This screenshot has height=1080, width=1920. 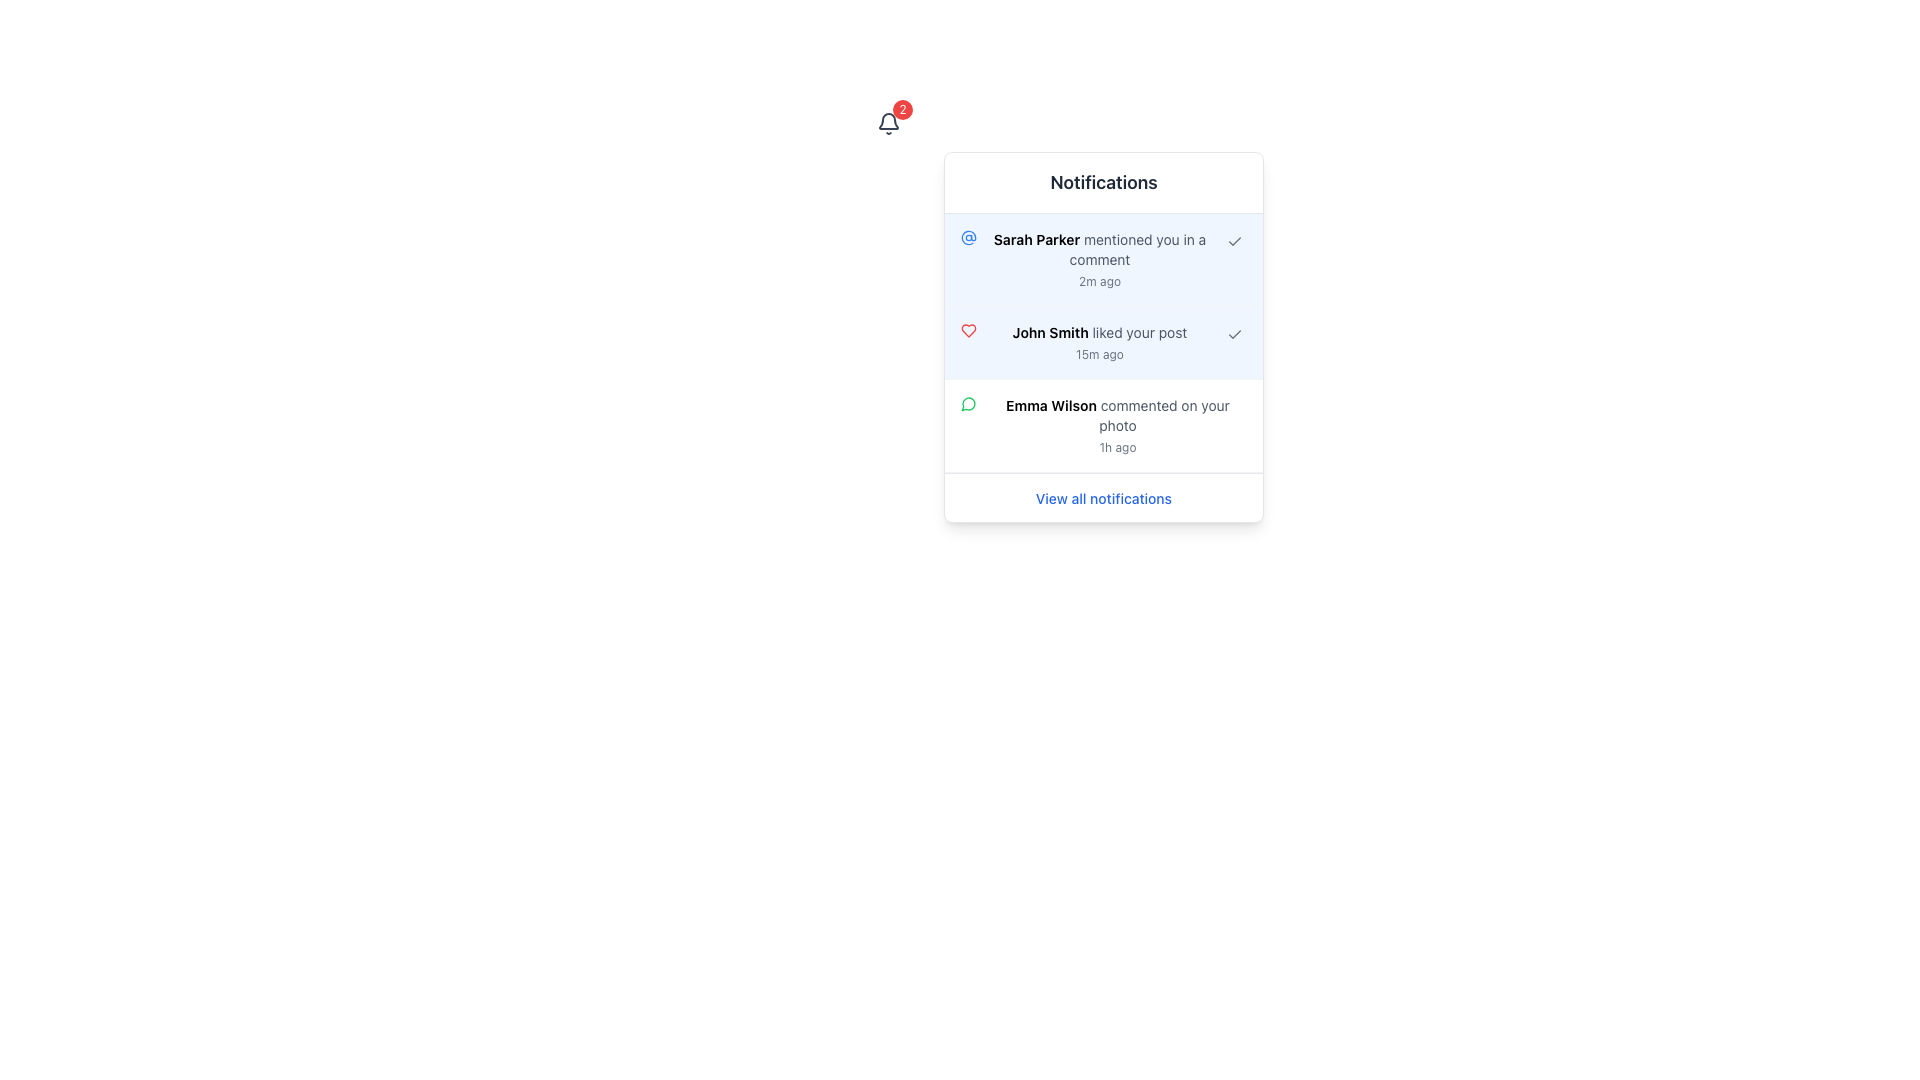 What do you see at coordinates (969, 237) in the screenshot?
I see `the icon located at the top-left corner of the first notification item in the notification list` at bounding box center [969, 237].